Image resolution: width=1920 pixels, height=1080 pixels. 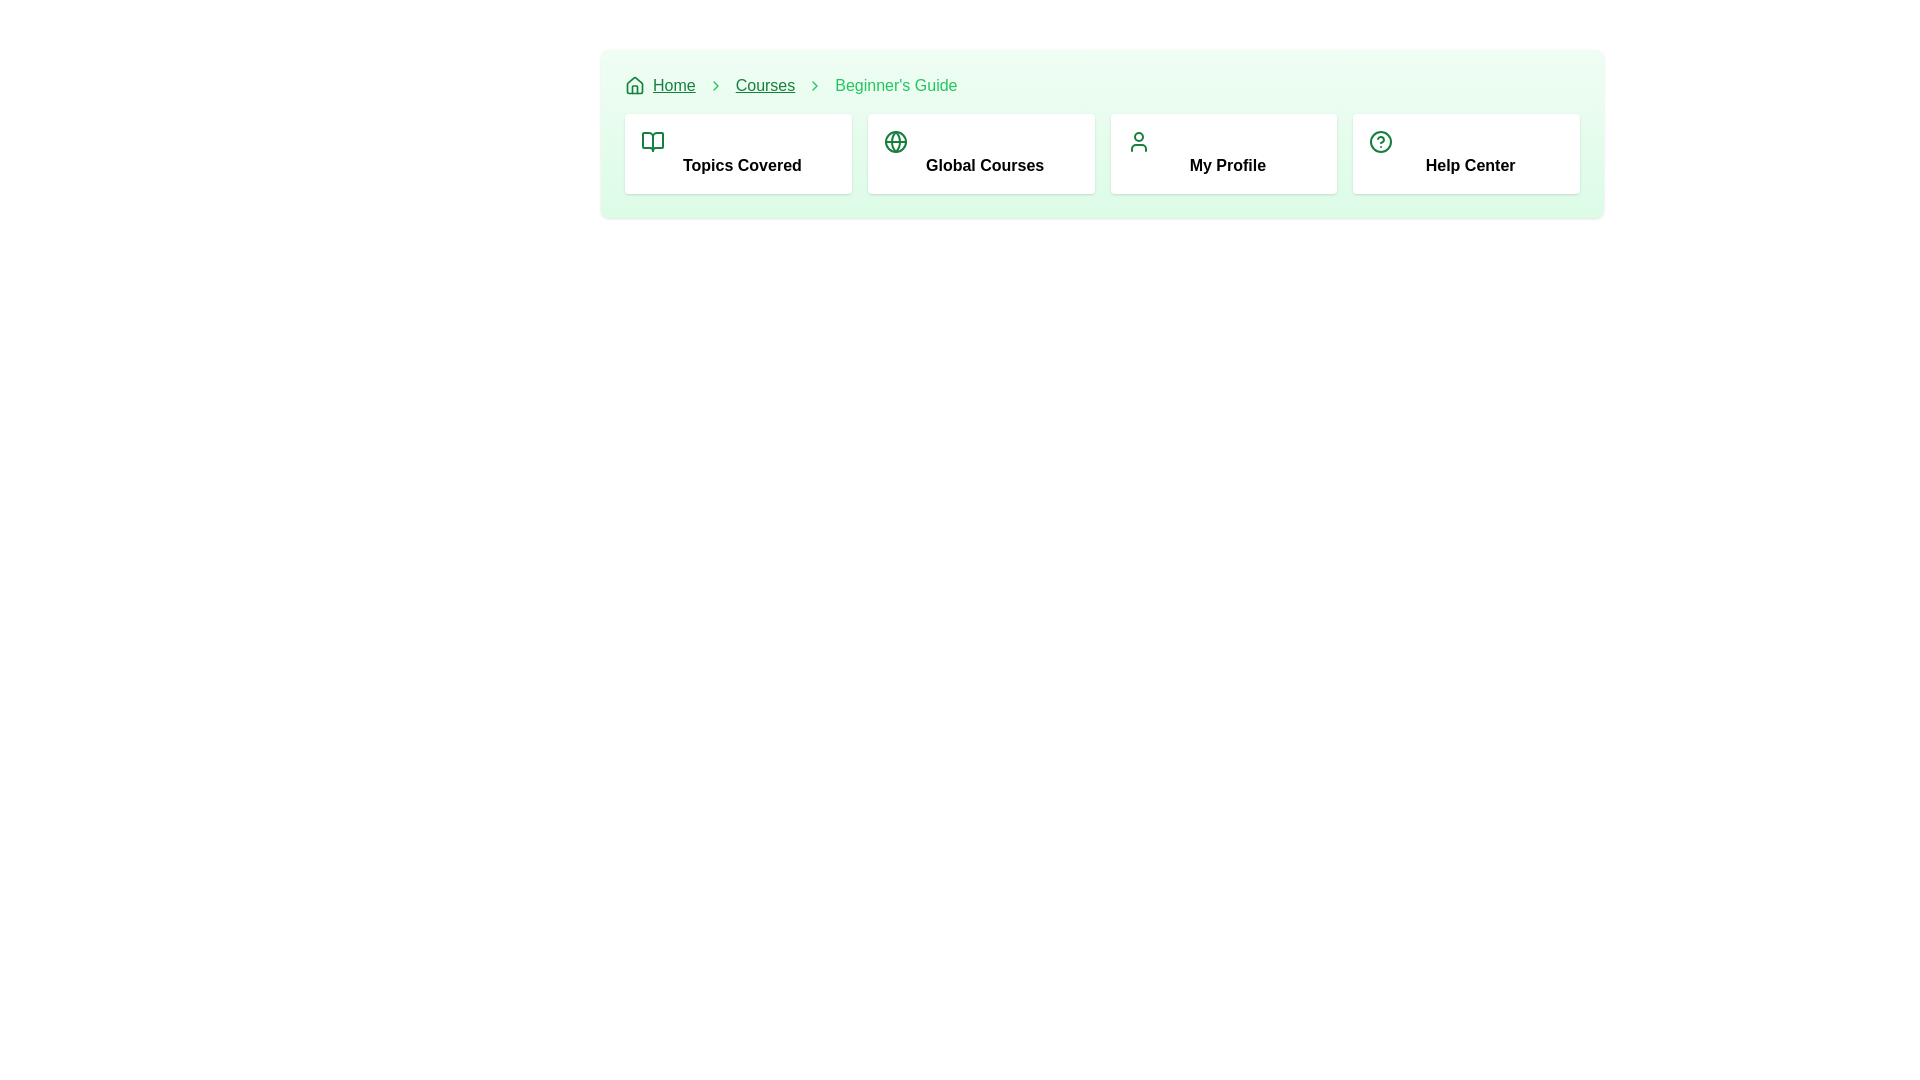 What do you see at coordinates (715, 84) in the screenshot?
I see `the green rightward-pointing chevron icon located between 'Home' and 'Courses' in the breadcrumb navigation` at bounding box center [715, 84].